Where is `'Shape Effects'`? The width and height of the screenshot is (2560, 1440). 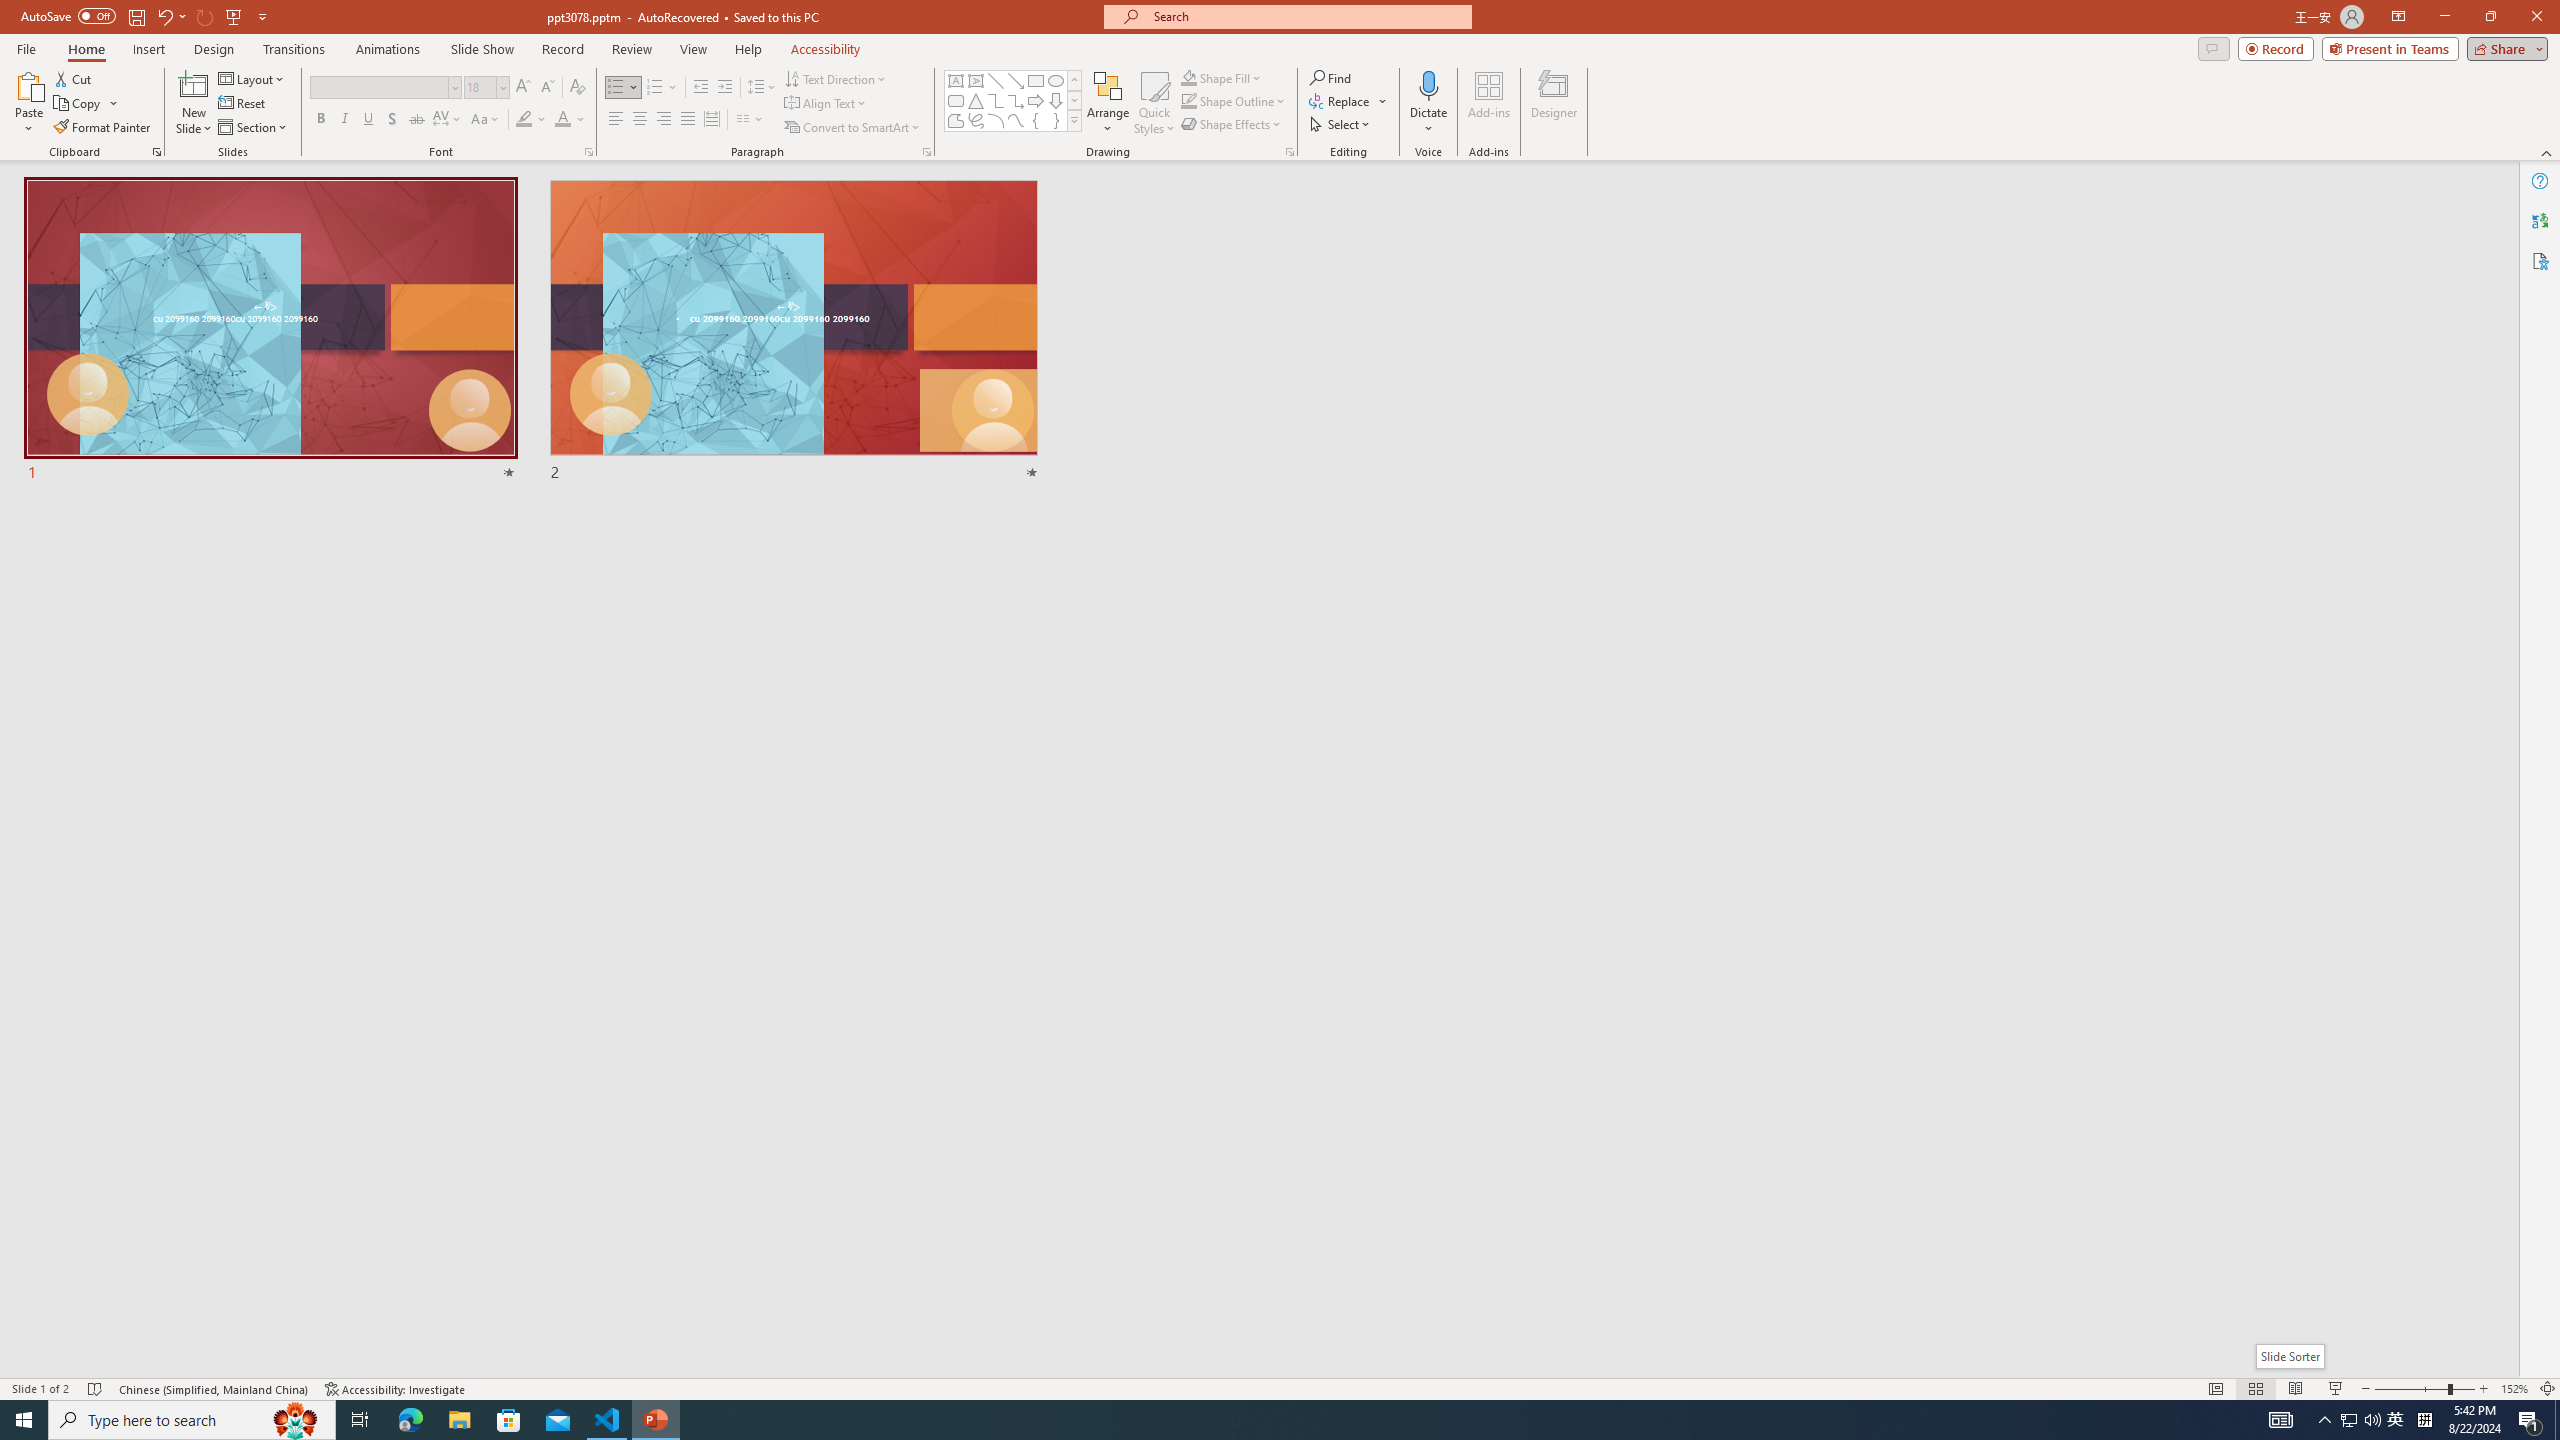
'Shape Effects' is located at coordinates (1231, 122).